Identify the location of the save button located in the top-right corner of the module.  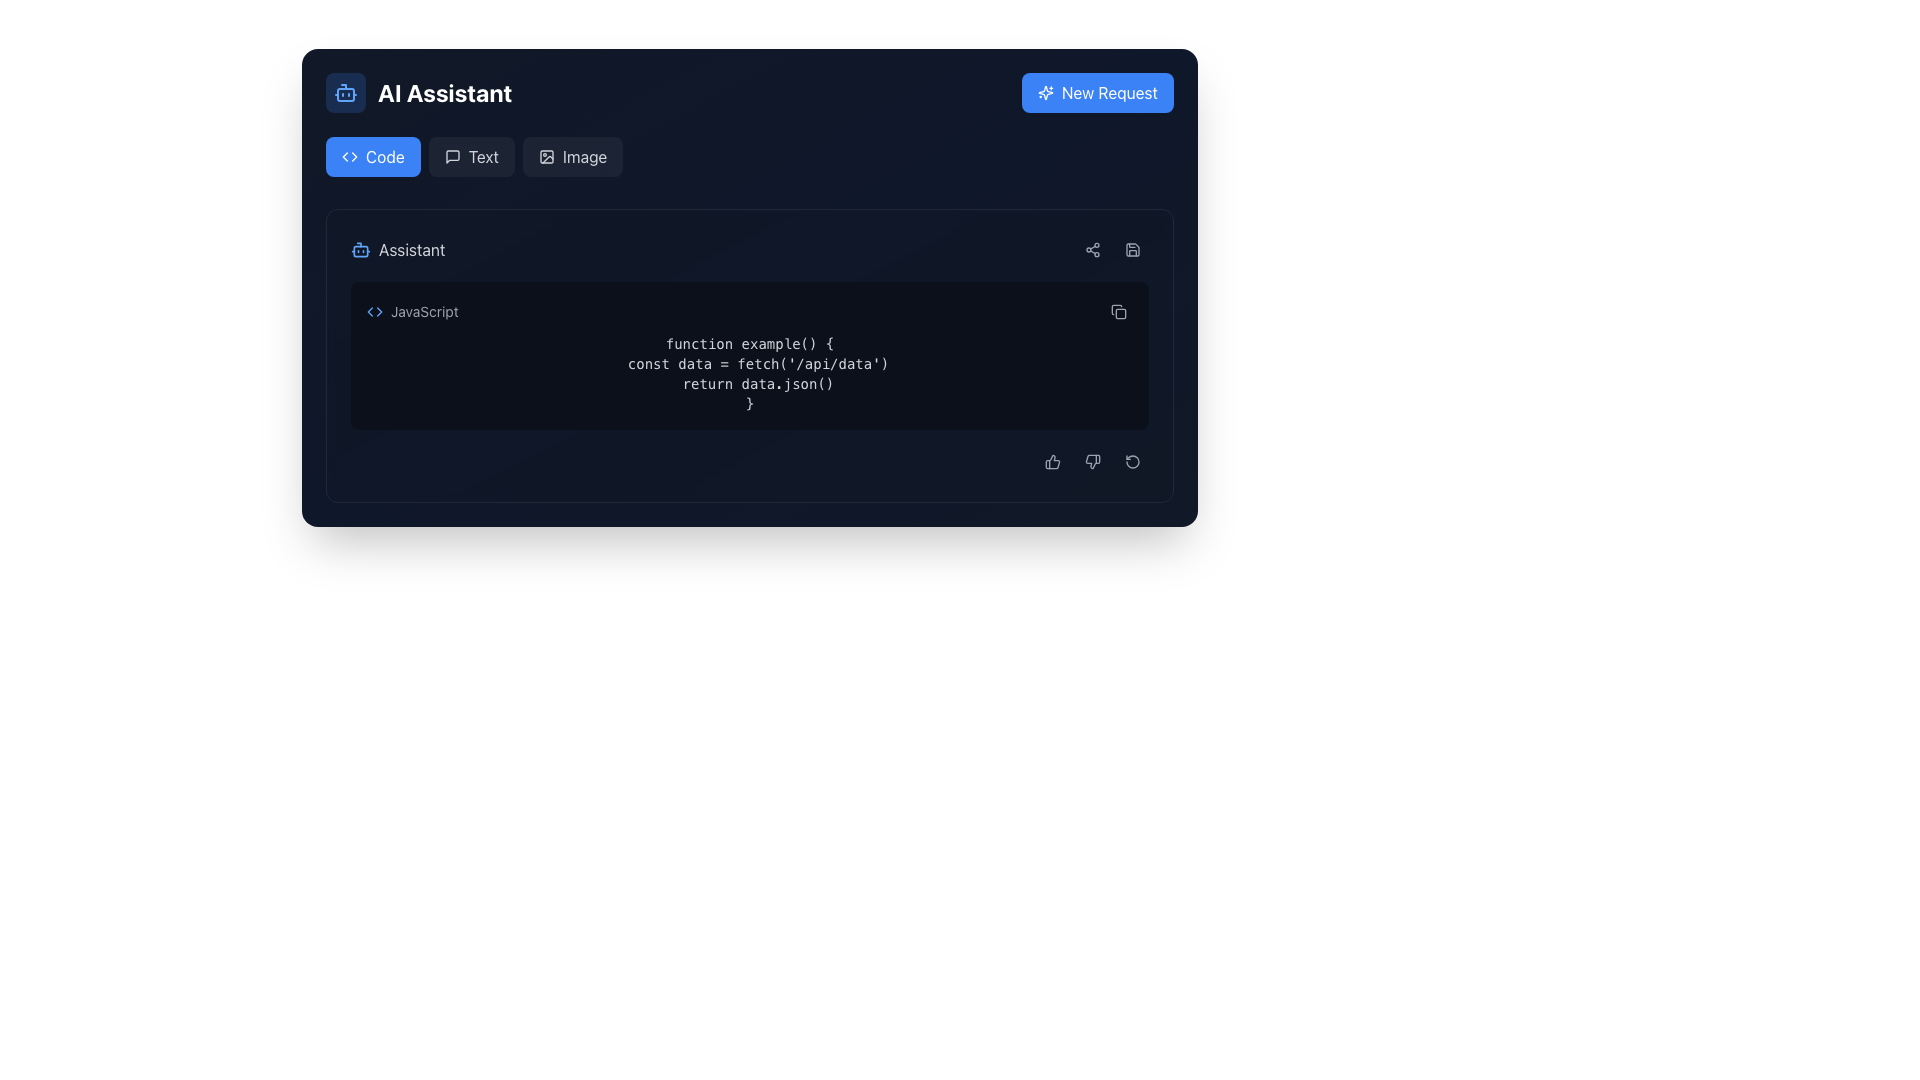
(1132, 249).